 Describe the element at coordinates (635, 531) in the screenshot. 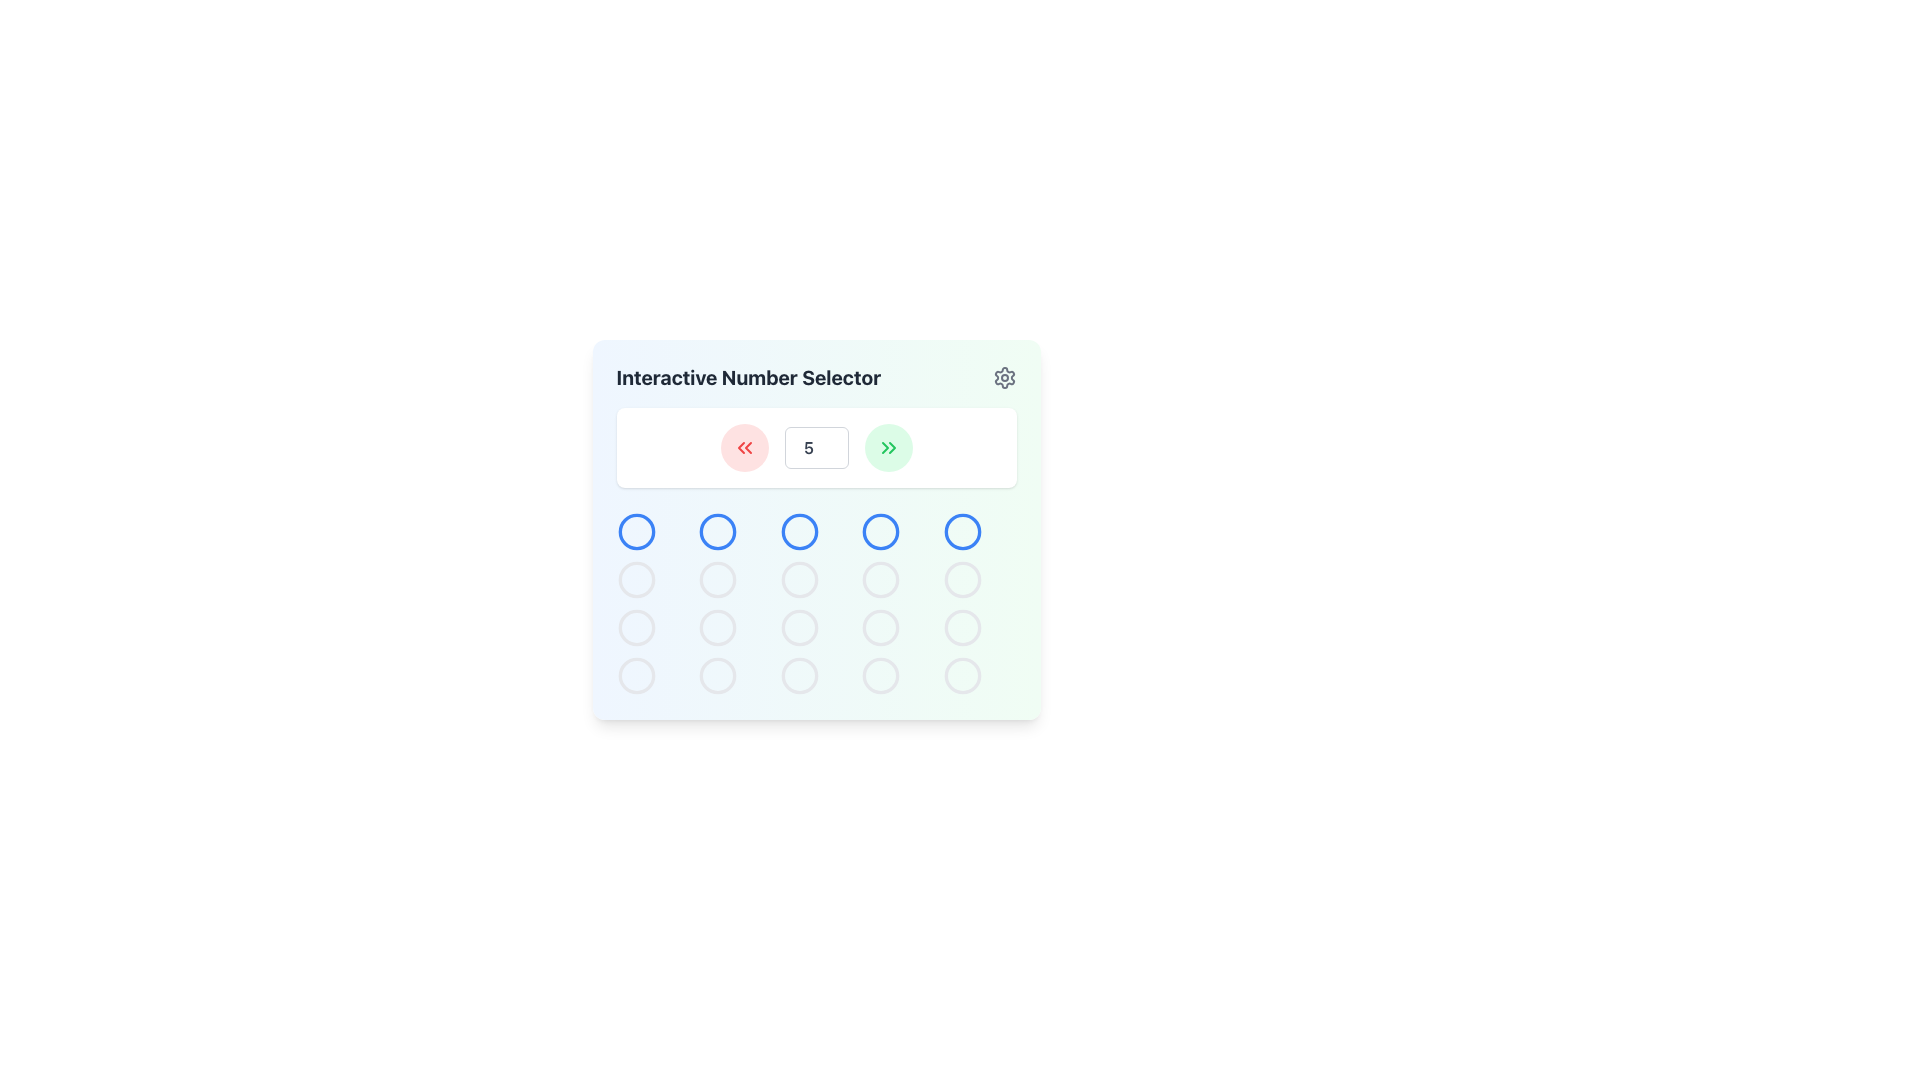

I see `the circular element in the first column and first row of the grid layout, which is part of the 'Interactive Number Selector' interface, located below the box showing the number '5'` at that location.